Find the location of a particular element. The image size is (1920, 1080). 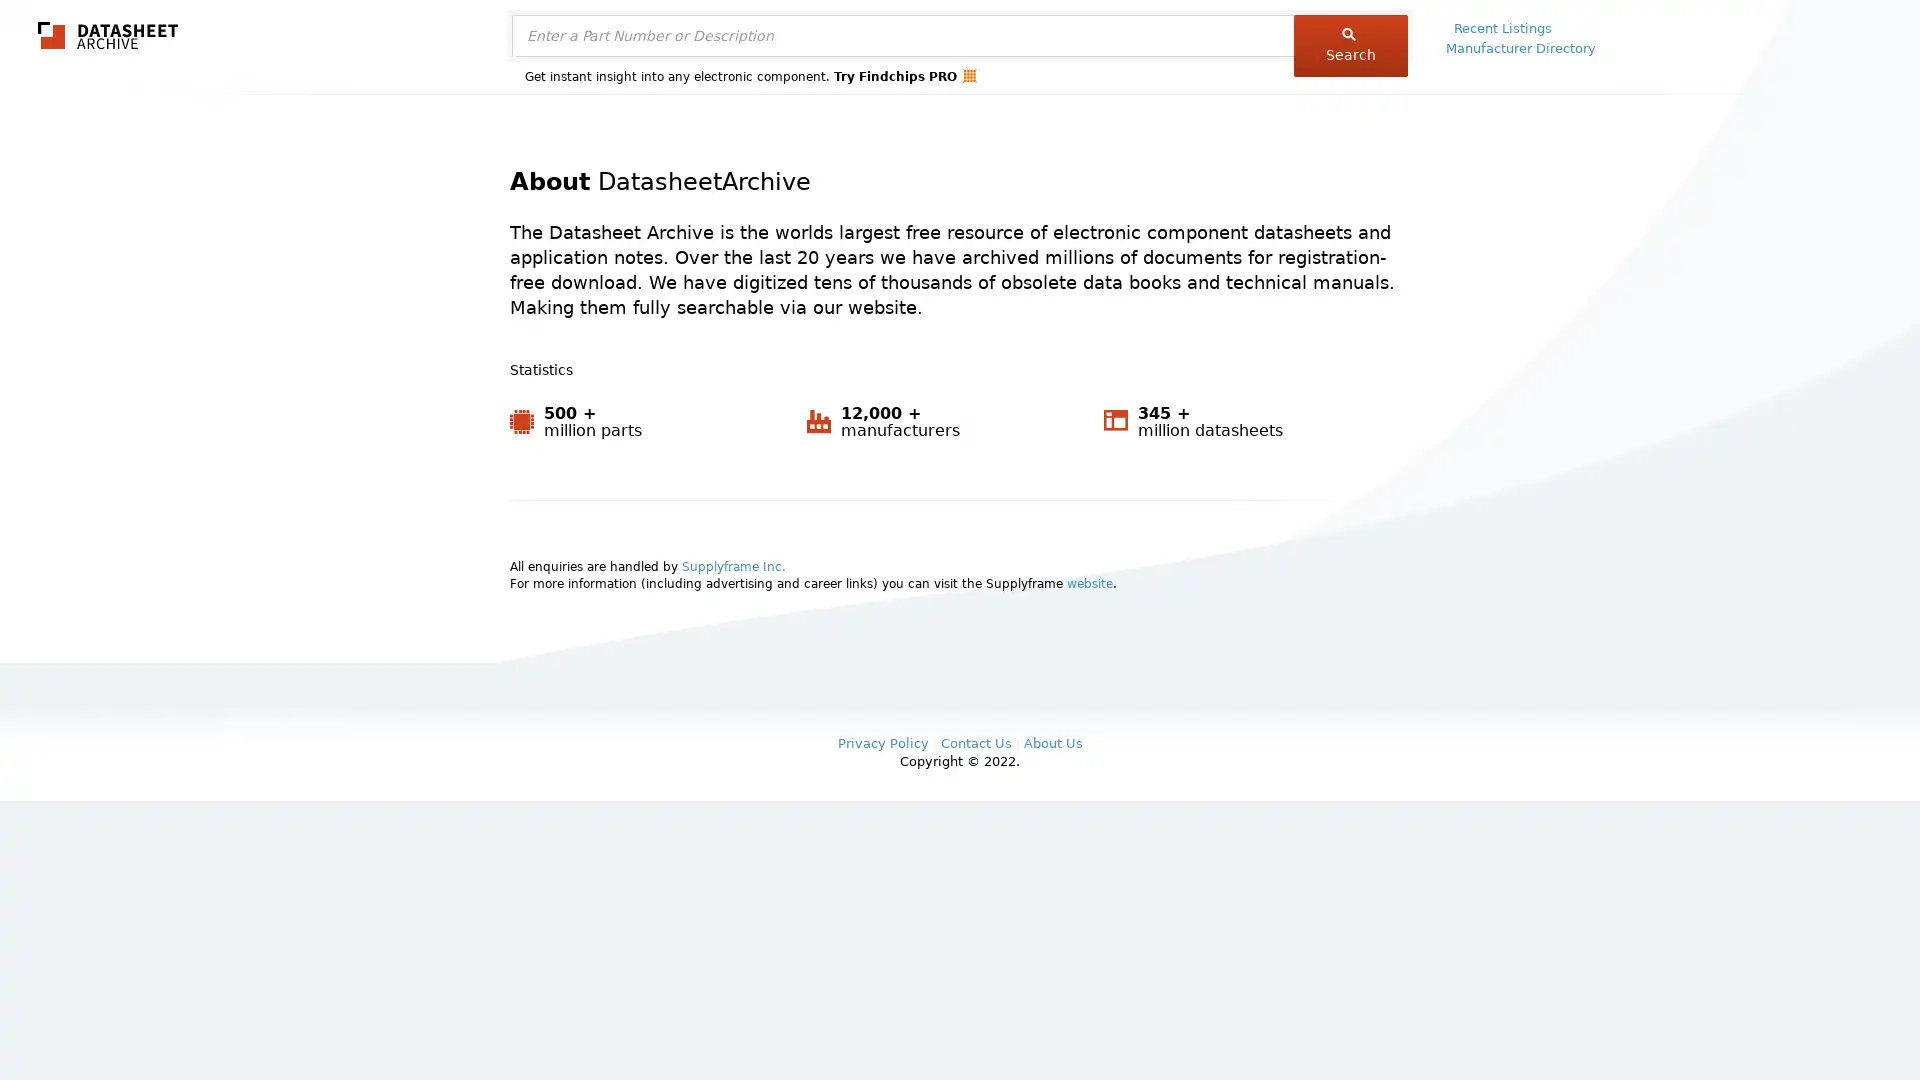

Search is located at coordinates (1349, 45).